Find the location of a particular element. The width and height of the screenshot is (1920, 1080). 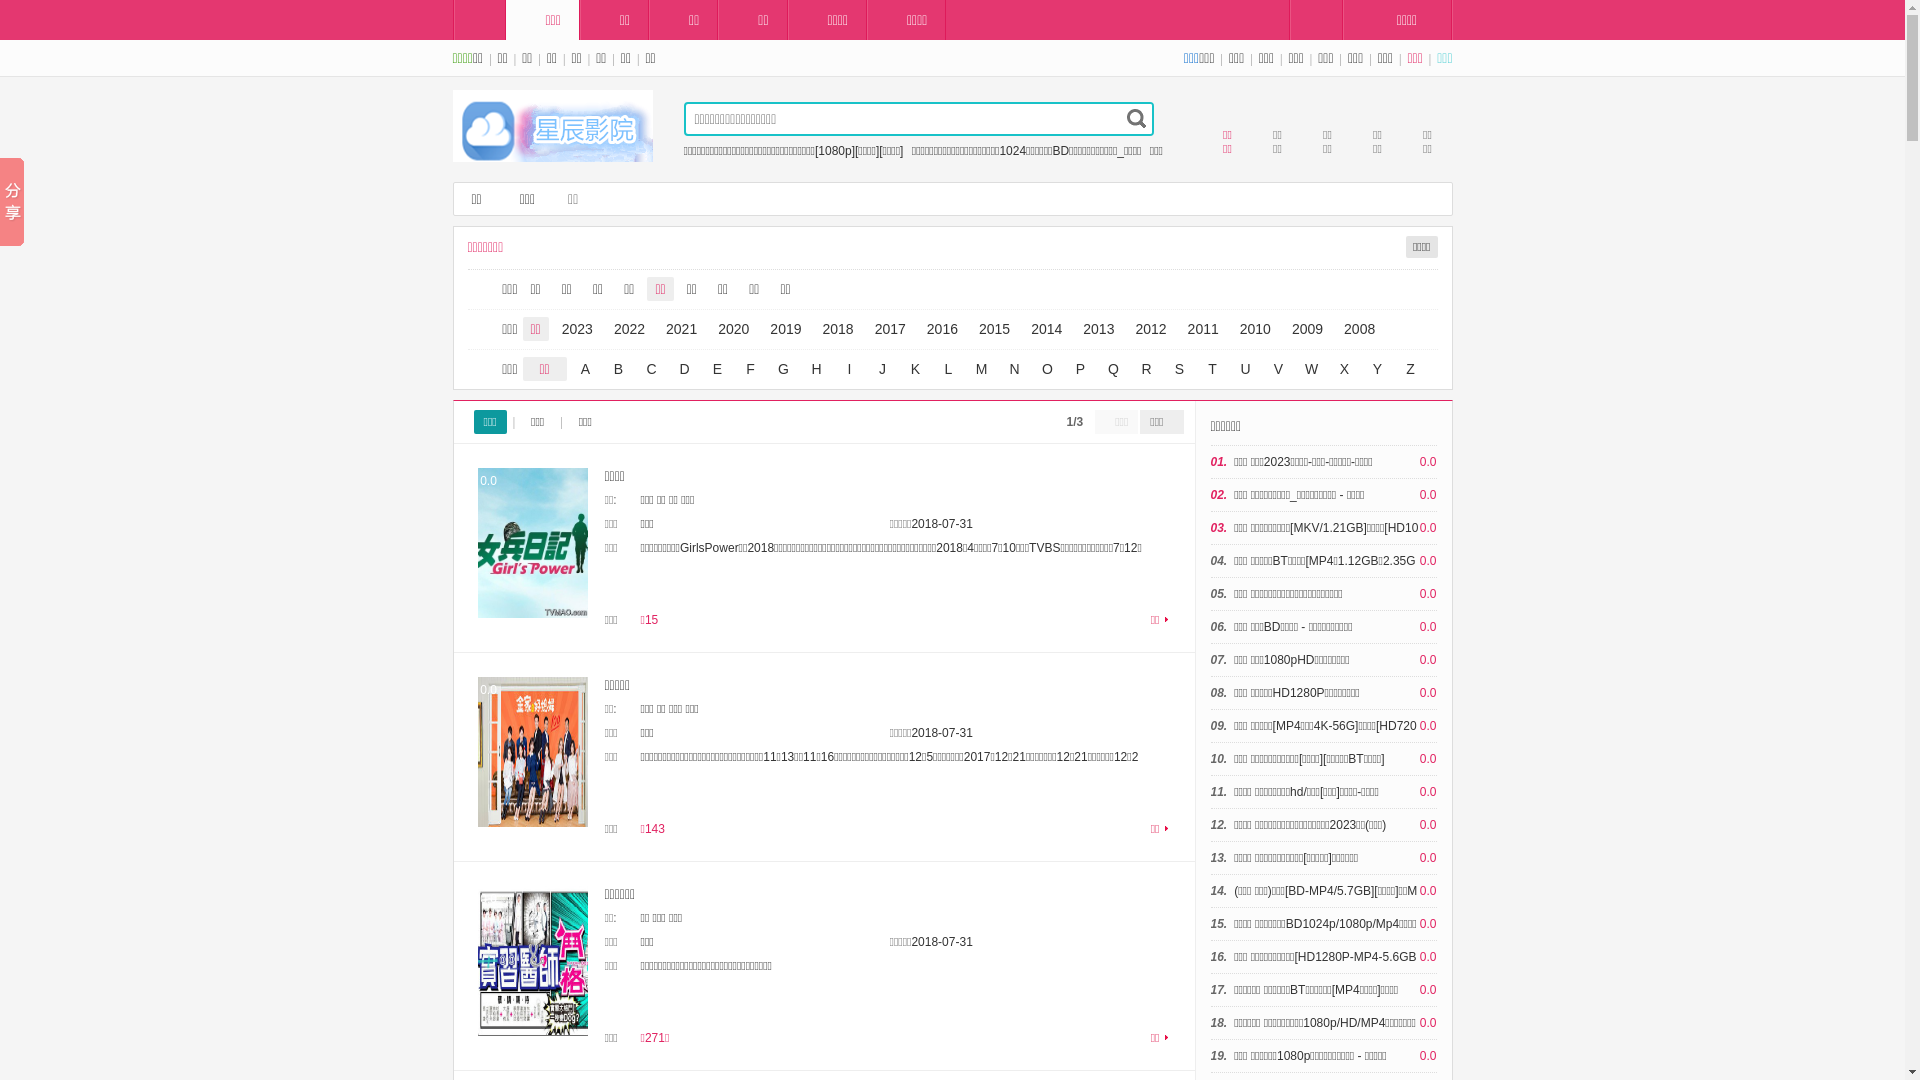

'S' is located at coordinates (1180, 369).